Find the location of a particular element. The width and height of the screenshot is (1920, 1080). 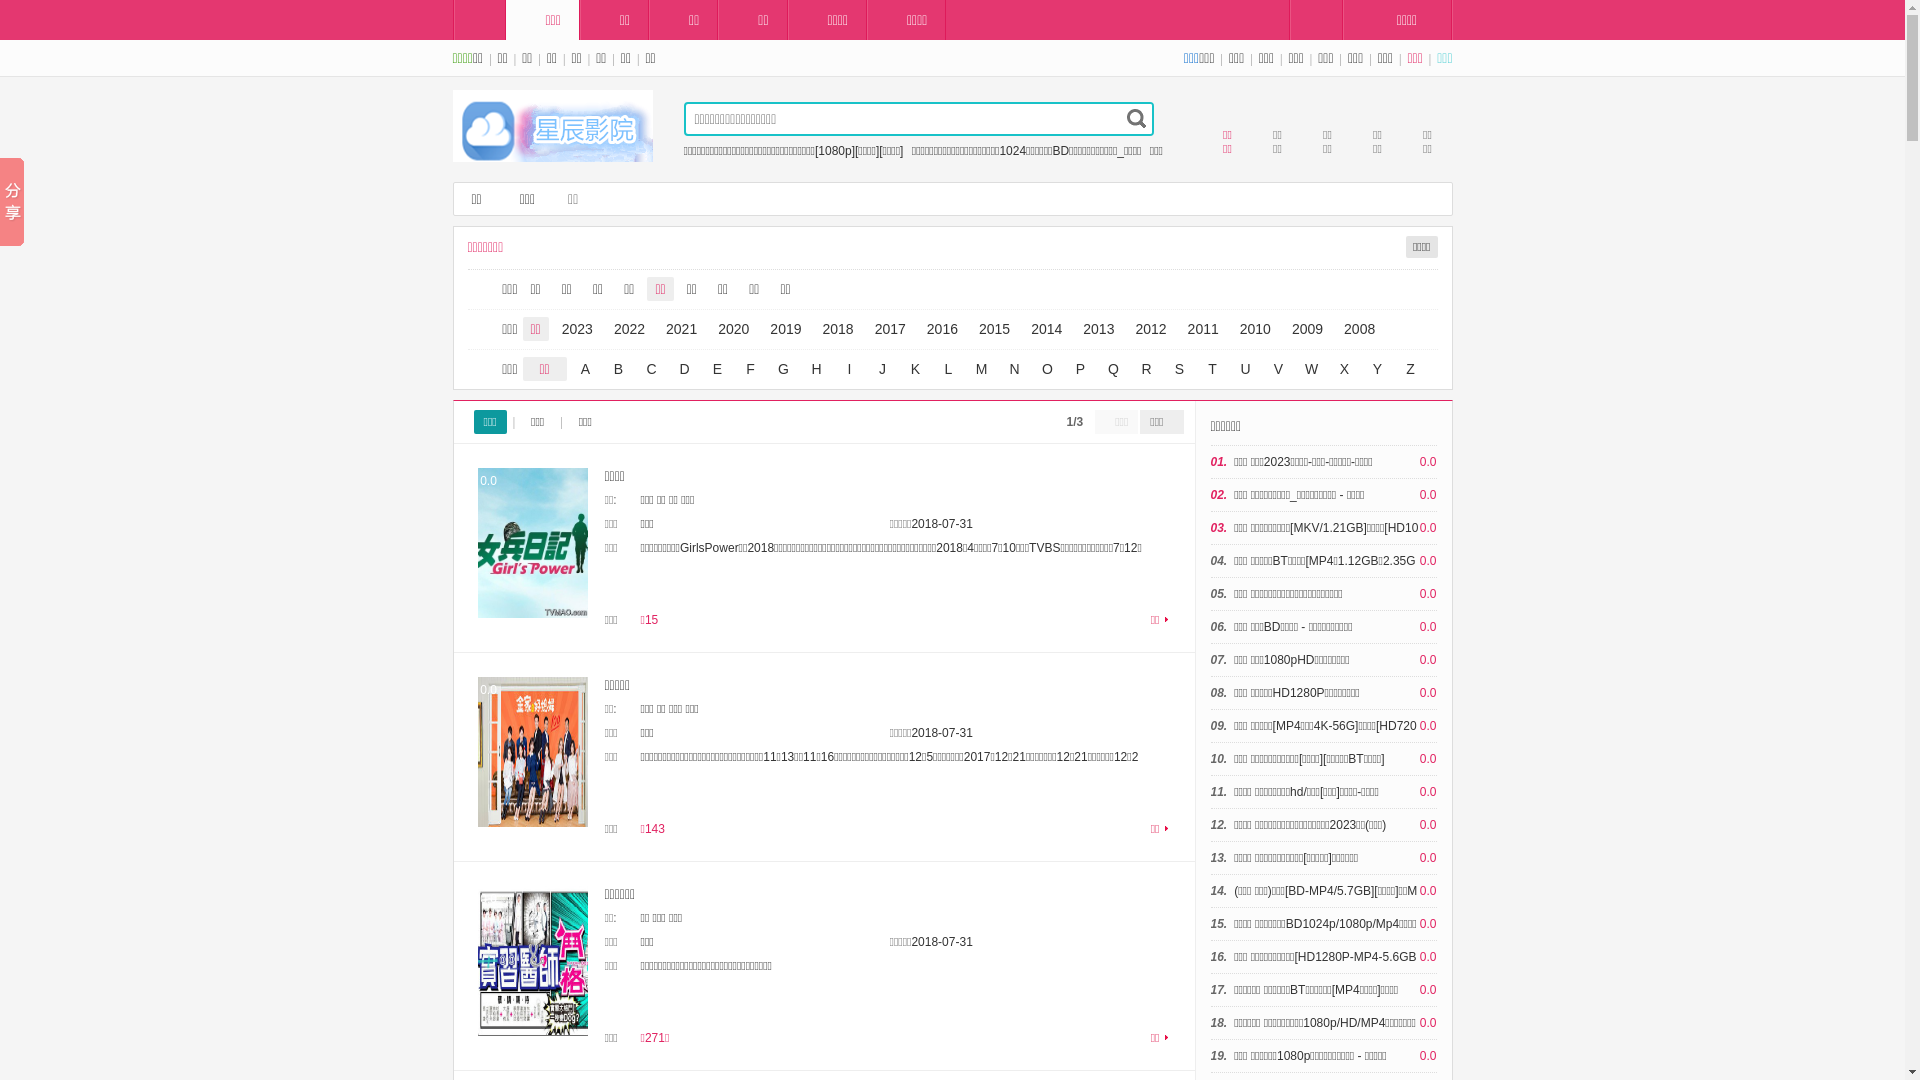

'S' is located at coordinates (1180, 369).